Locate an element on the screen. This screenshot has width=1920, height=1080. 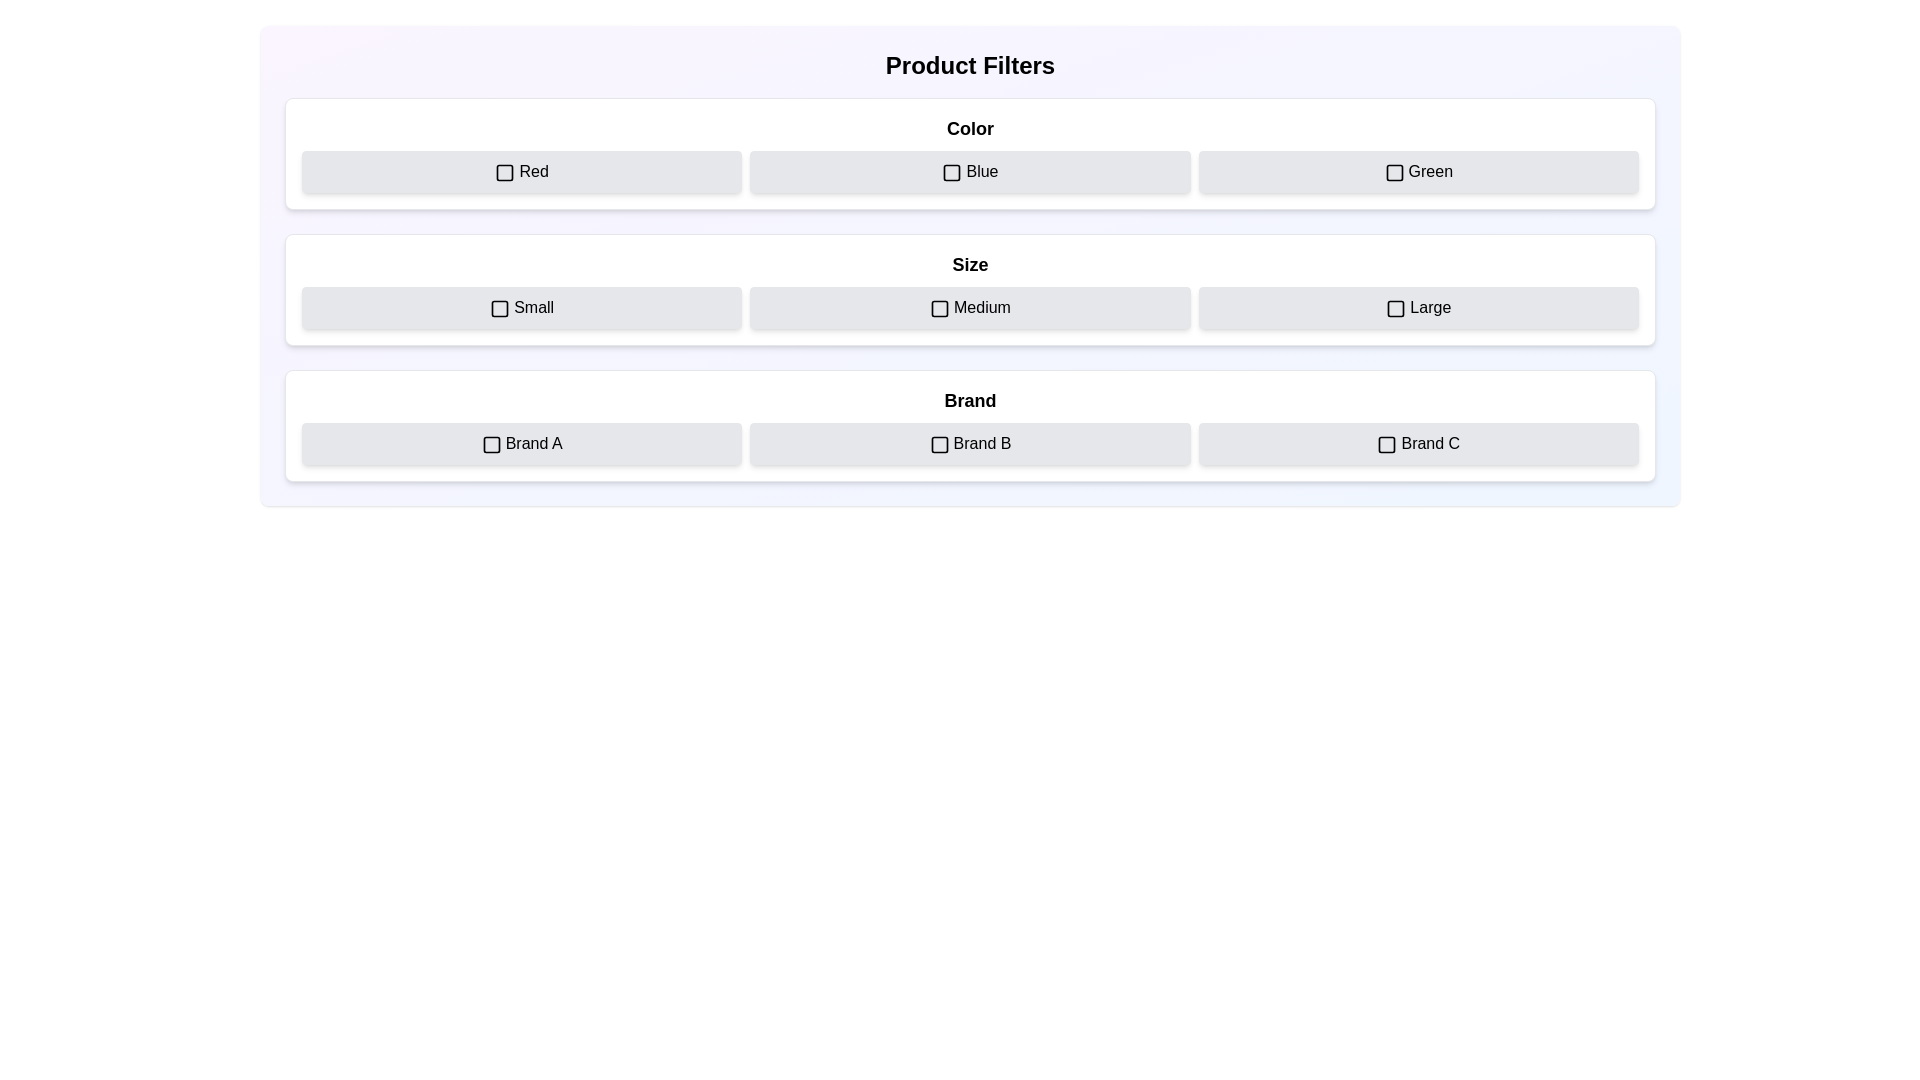
the Checkbox indicator next to the text label 'Blue' is located at coordinates (951, 171).